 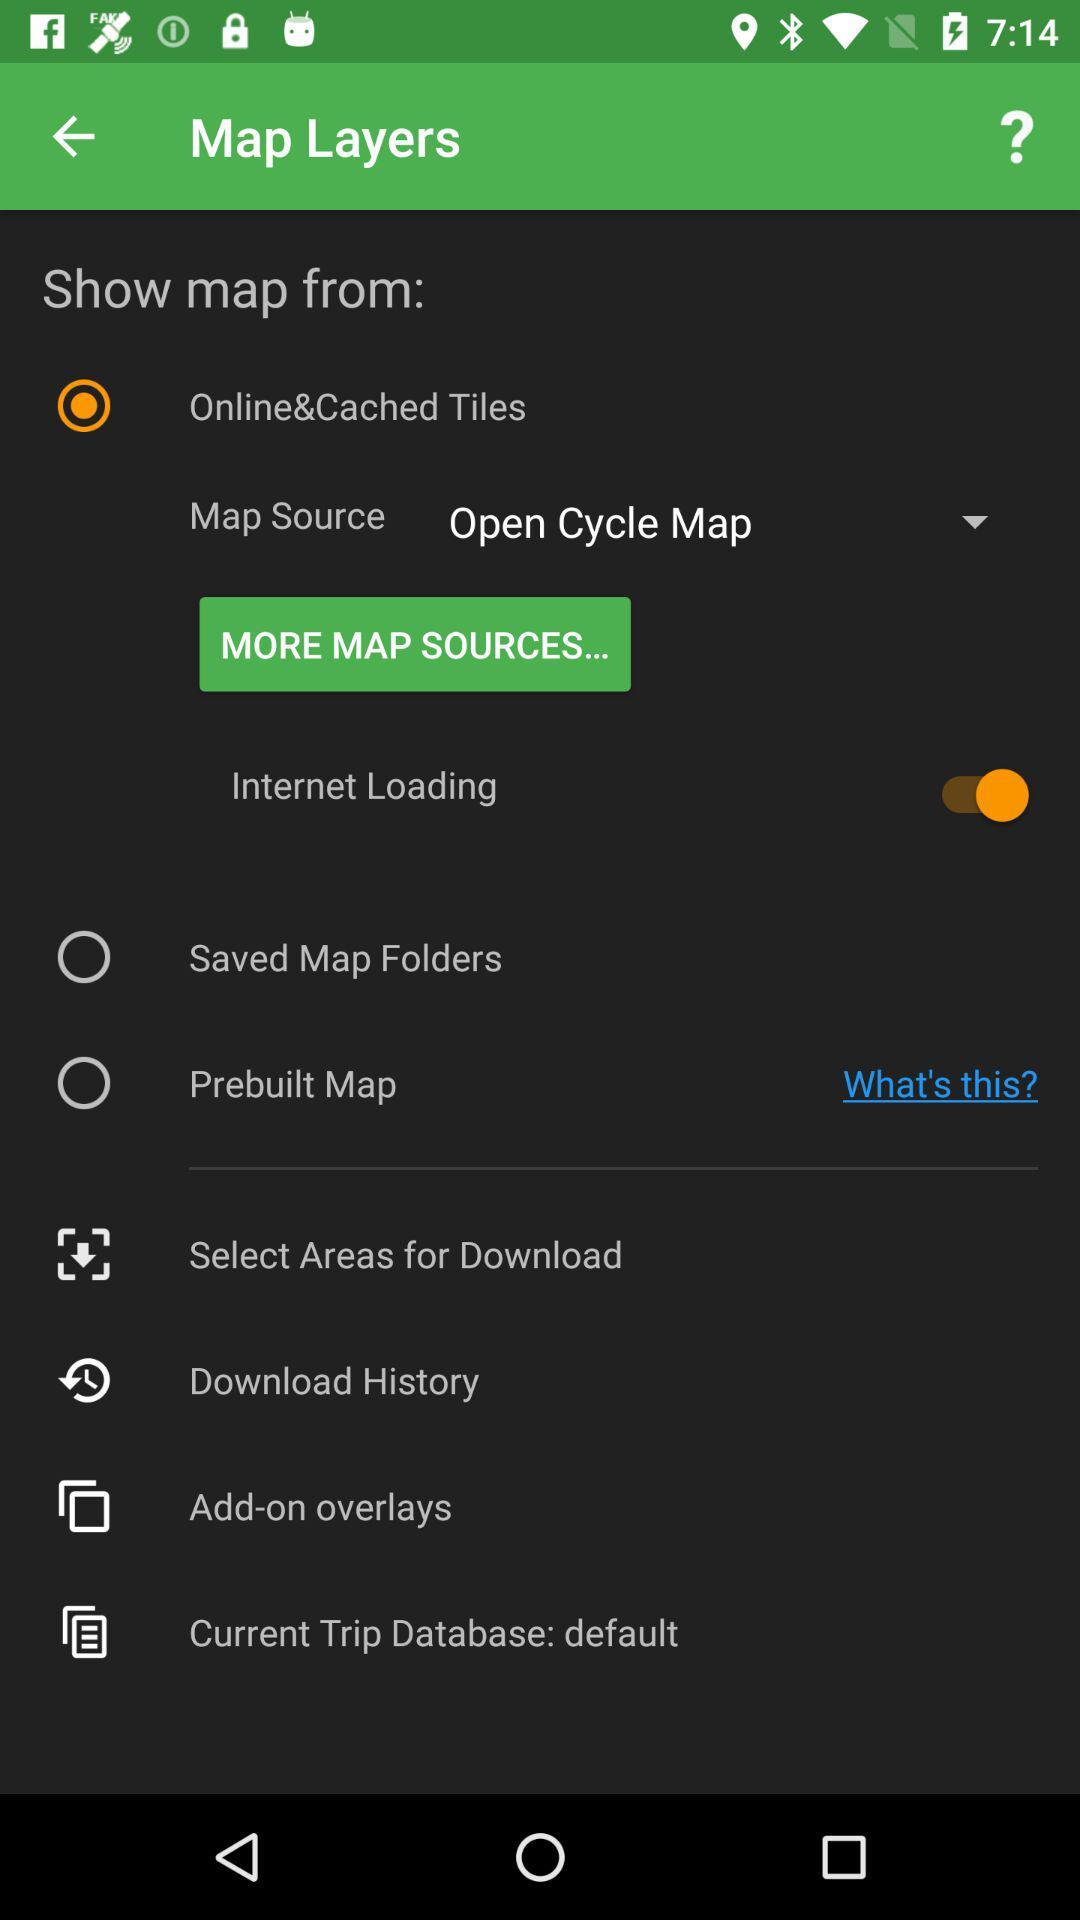 What do you see at coordinates (974, 794) in the screenshot?
I see `switch internet loading option` at bounding box center [974, 794].